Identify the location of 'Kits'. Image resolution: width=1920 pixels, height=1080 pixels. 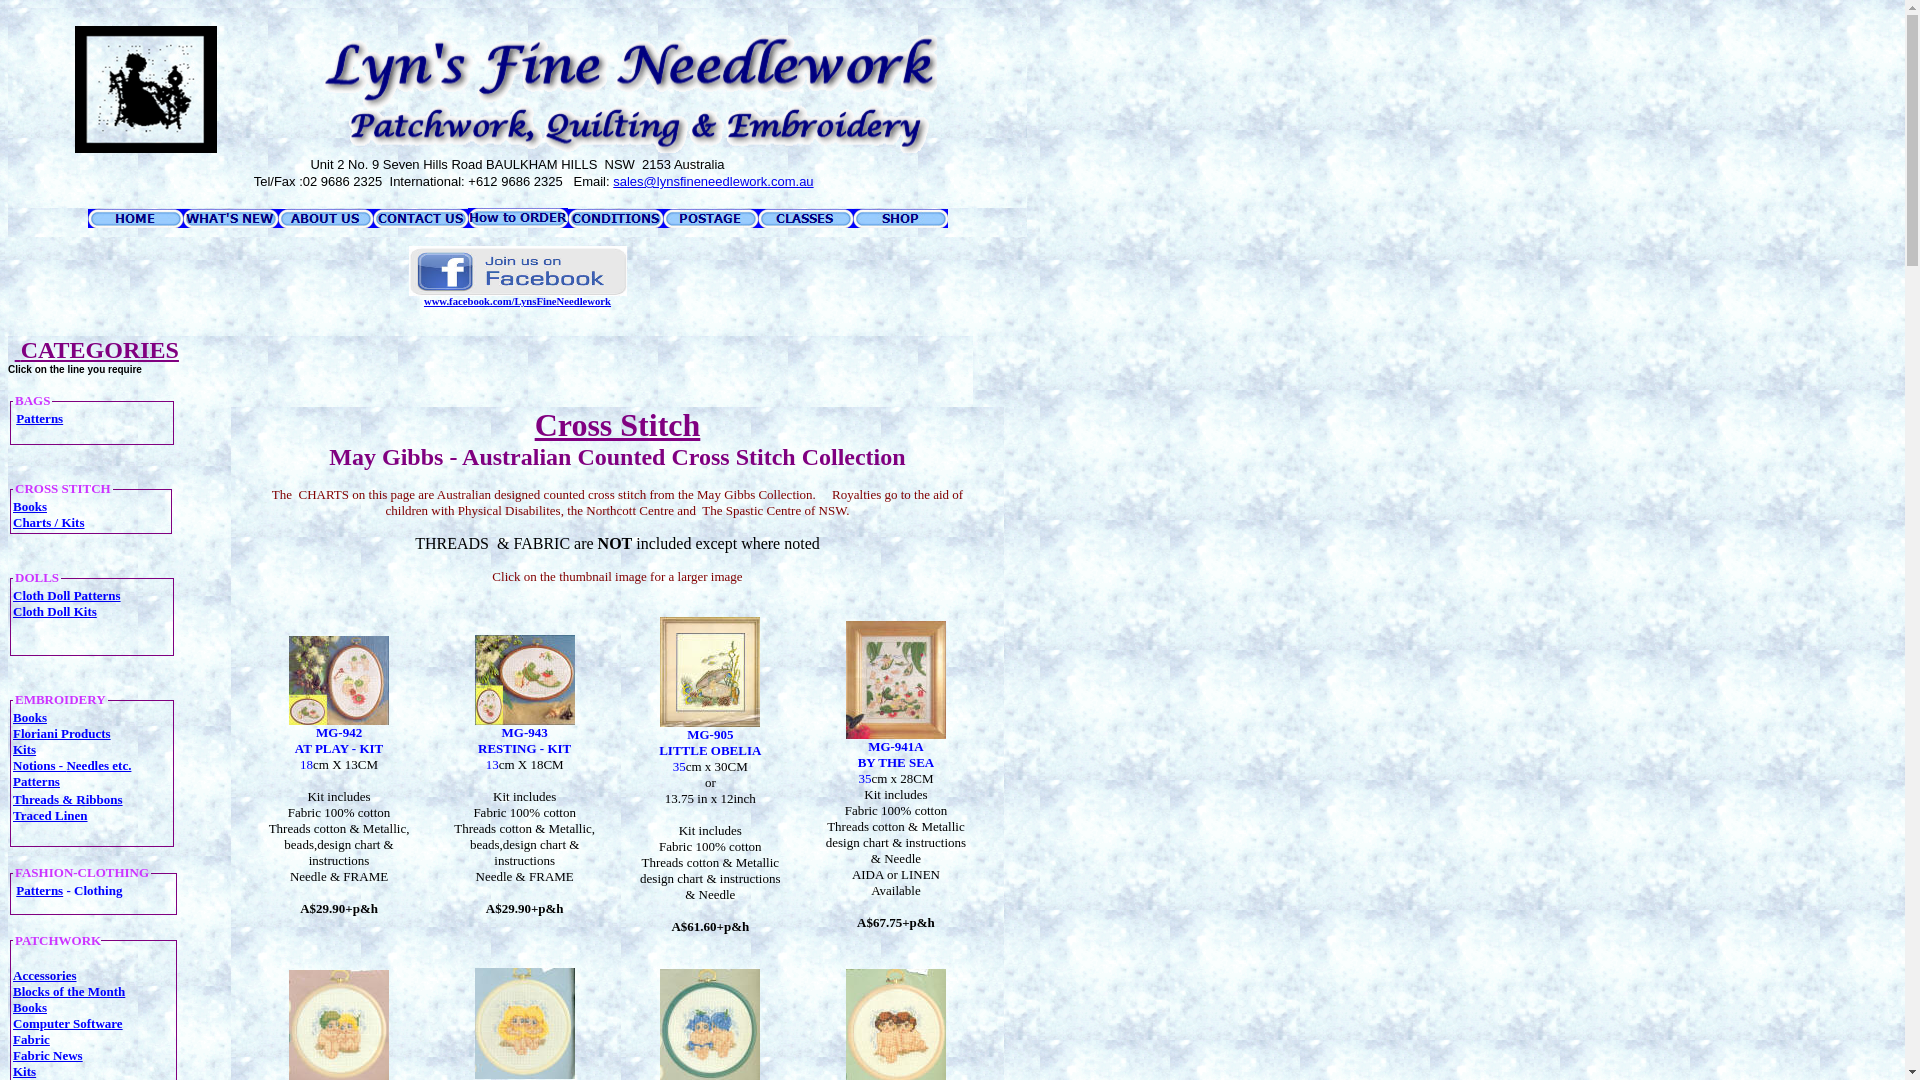
(24, 1070).